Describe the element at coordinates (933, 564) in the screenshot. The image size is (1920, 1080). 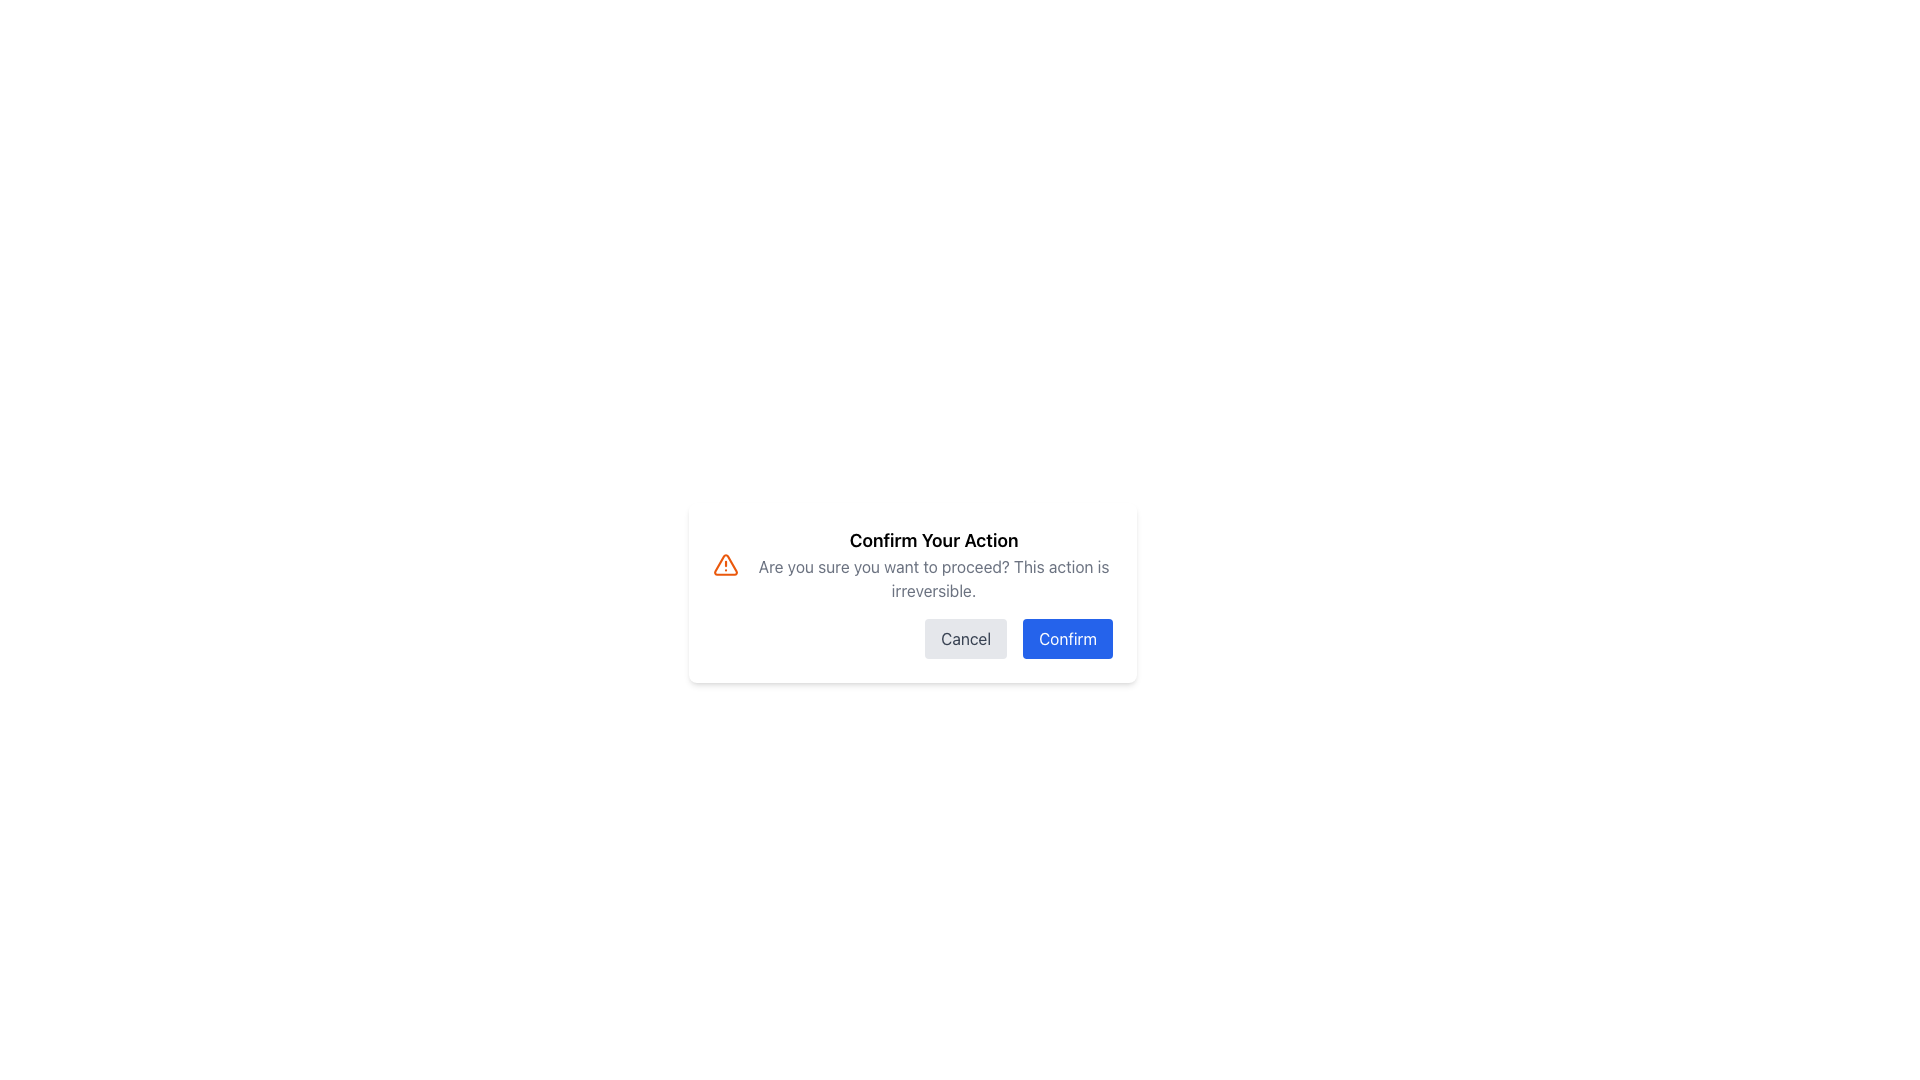
I see `text from the dialog box that contains the header 'Confirm Your Action' and the message 'Are you sure you want to proceed? This action is irreversible.'` at that location.